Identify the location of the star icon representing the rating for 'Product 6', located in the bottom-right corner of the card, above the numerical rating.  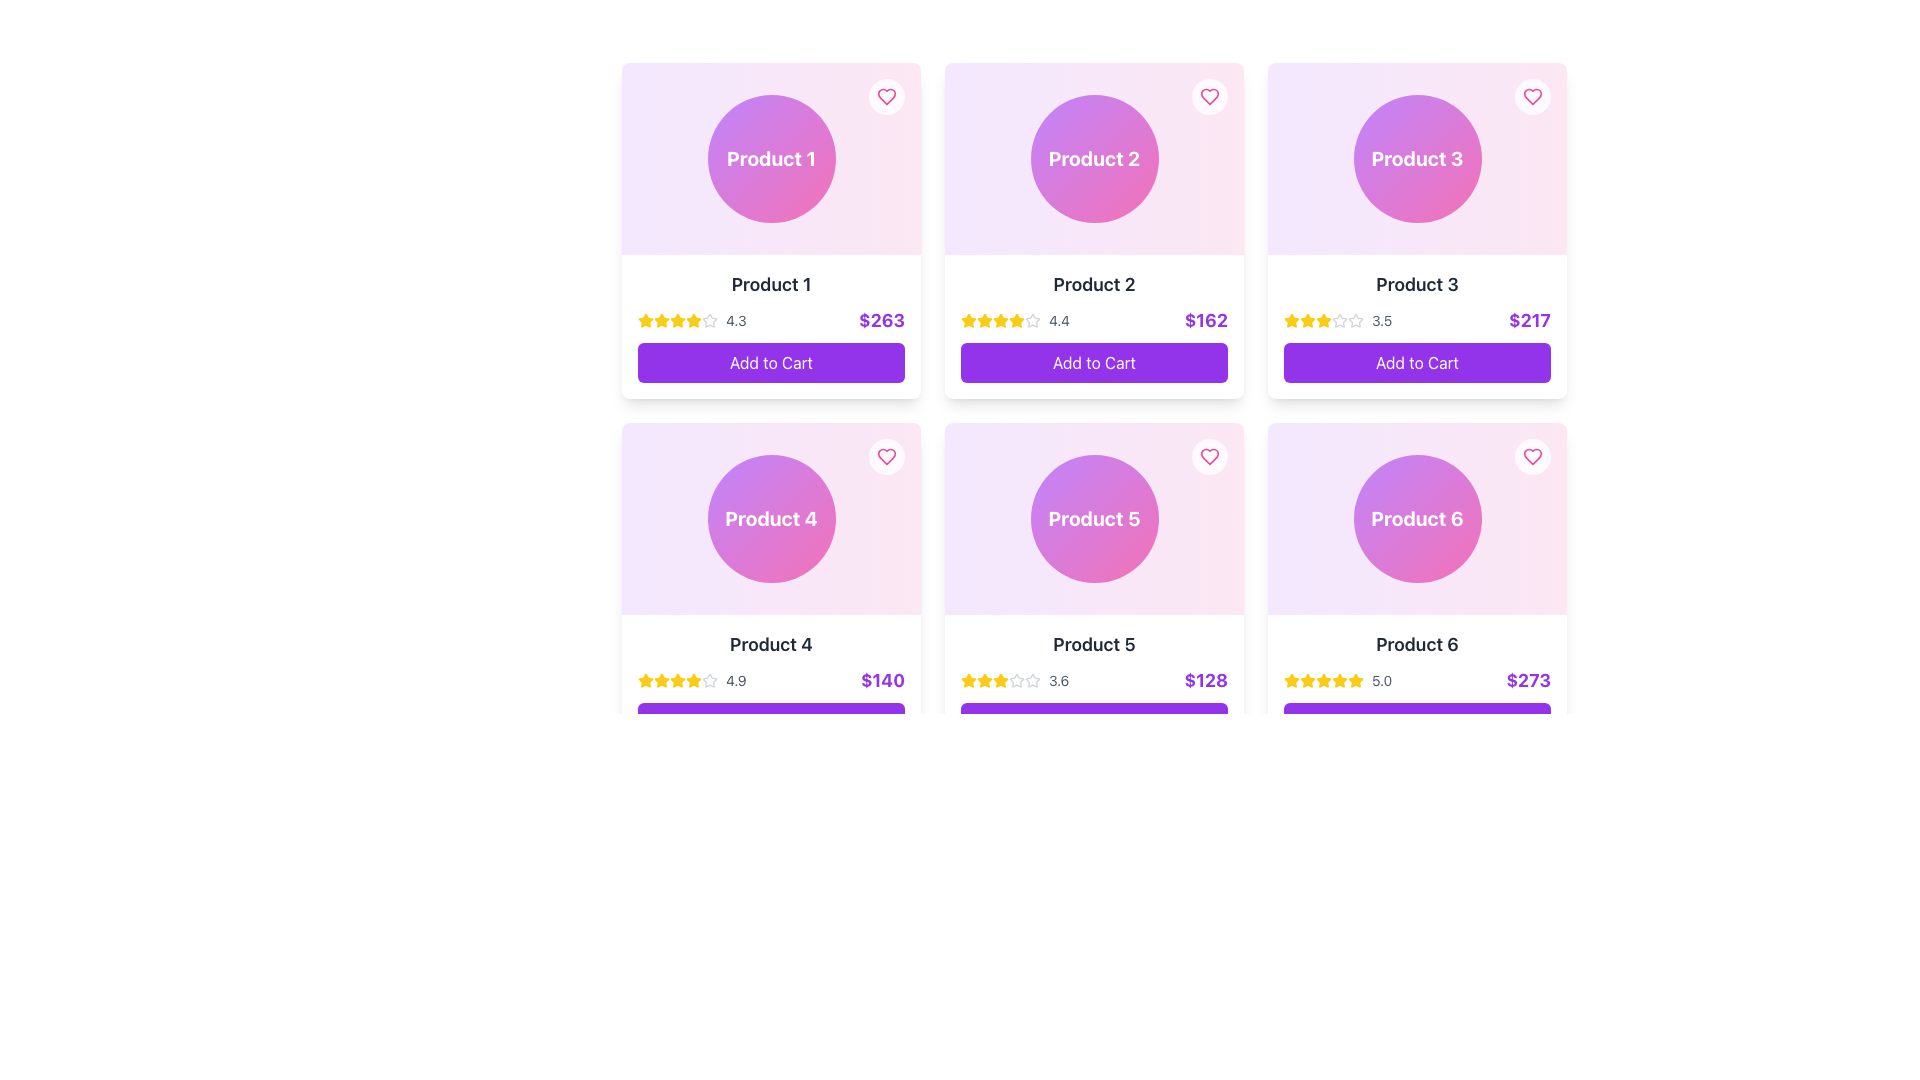
(1354, 678).